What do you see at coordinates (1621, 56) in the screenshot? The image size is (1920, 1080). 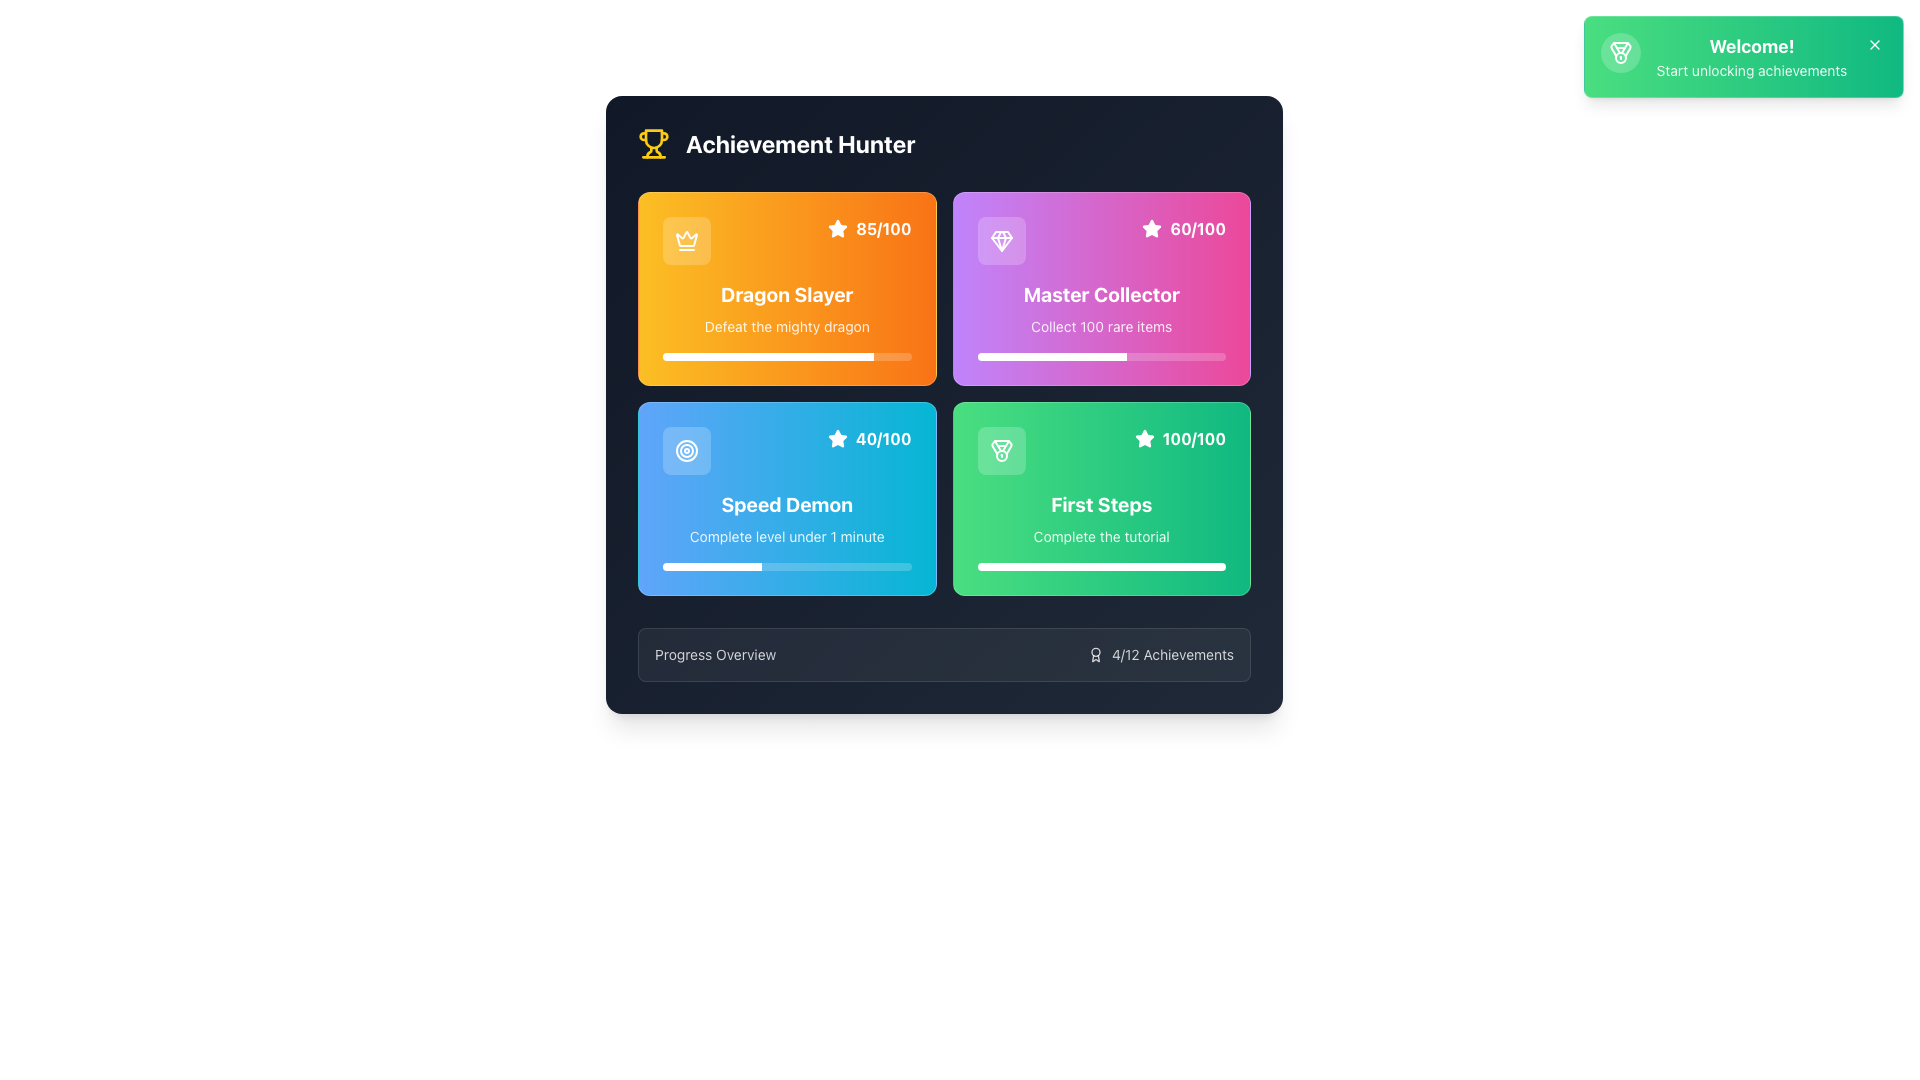 I see `the small circle located in the center of the medal icon, which is styled with a golden outline and is adjacent to the 'Achievement Hunter' text` at bounding box center [1621, 56].